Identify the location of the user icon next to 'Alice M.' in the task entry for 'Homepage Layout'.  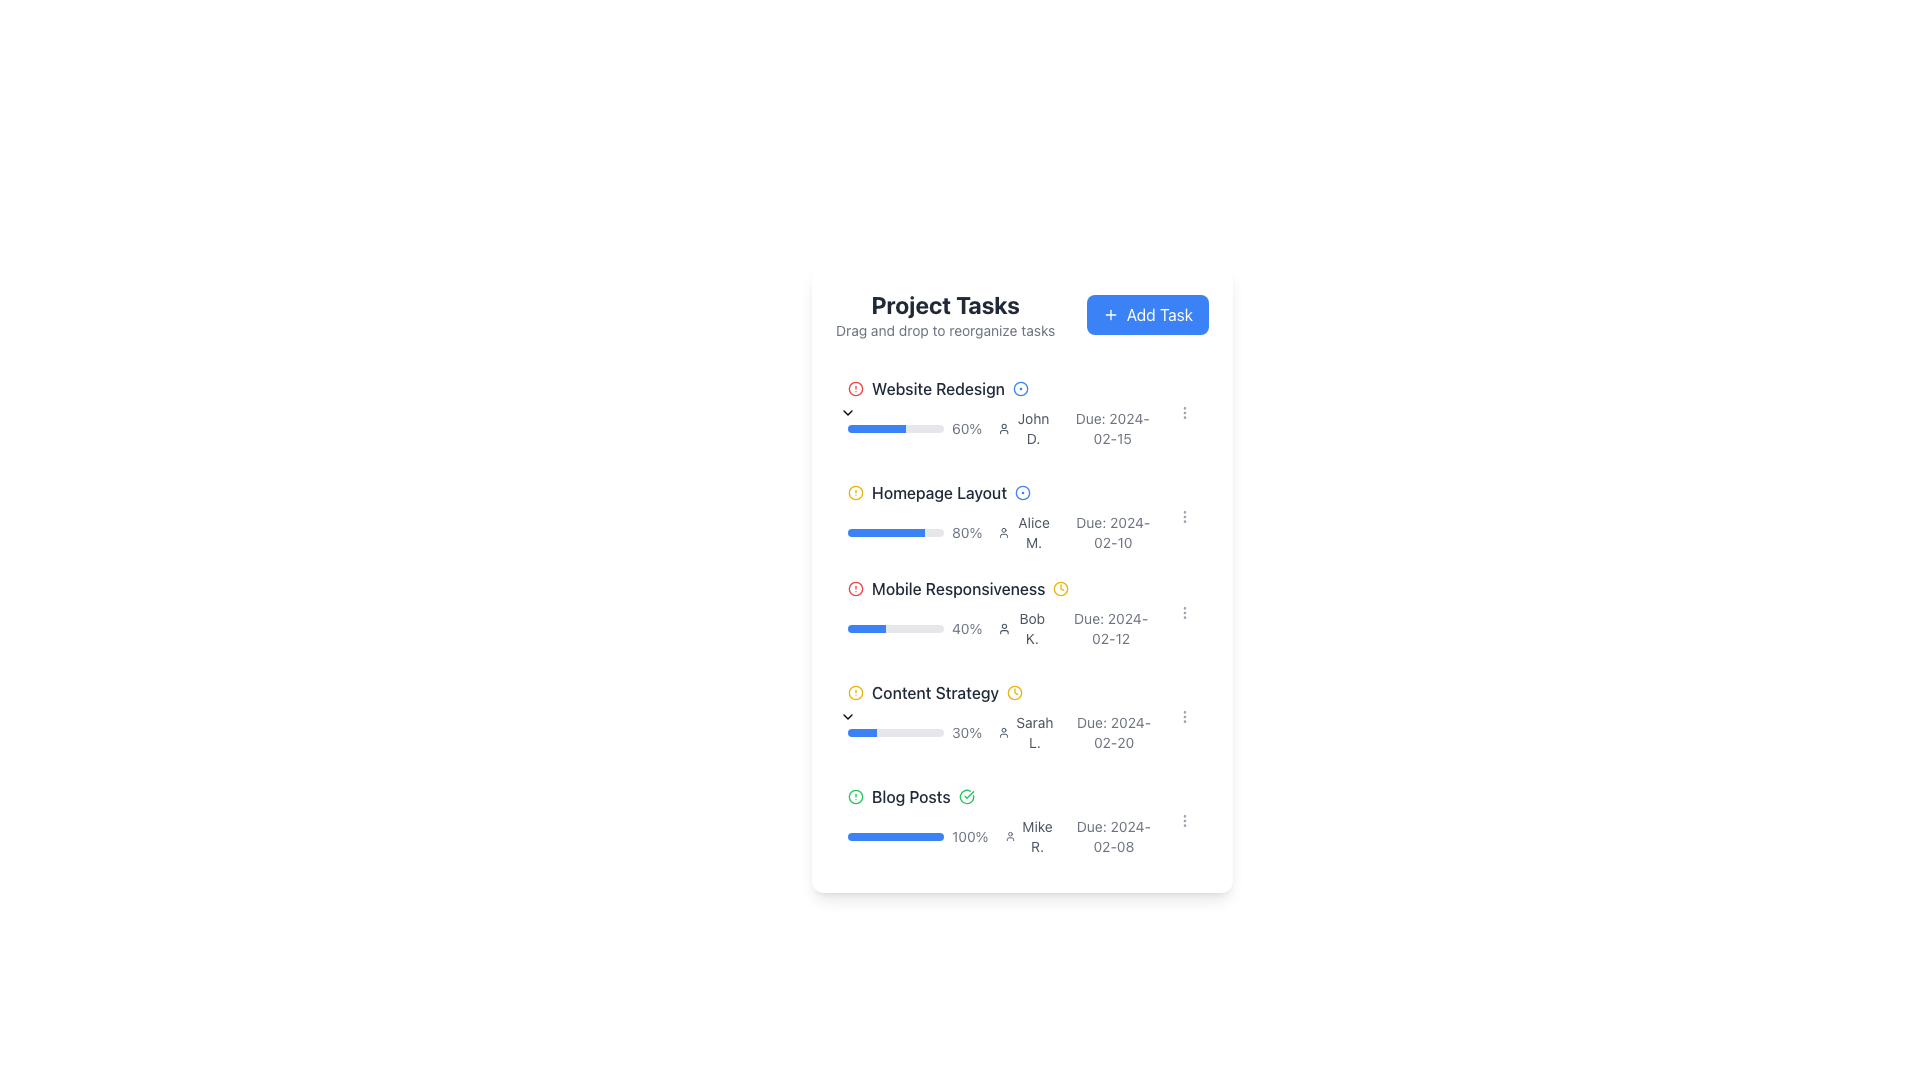
(1002, 515).